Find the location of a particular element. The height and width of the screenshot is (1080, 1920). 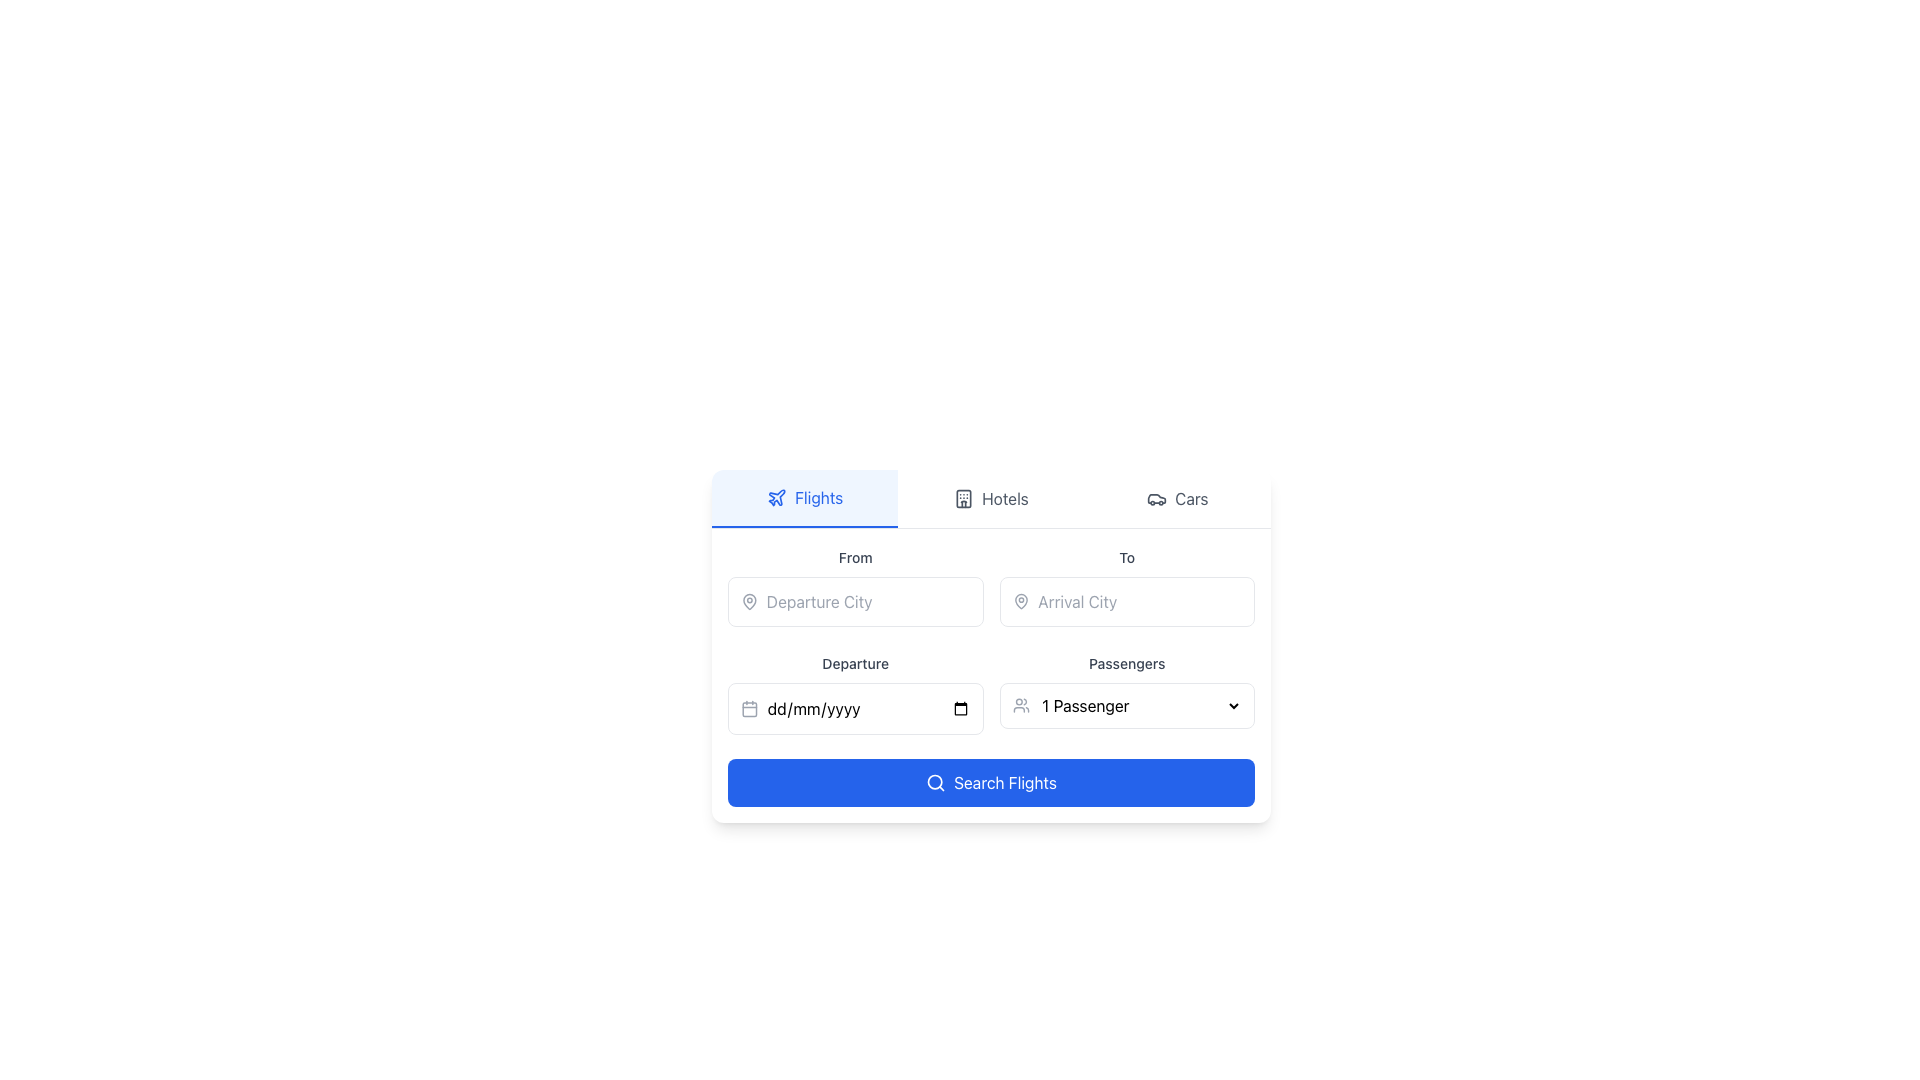

the 'Hotels' text label in the navigation bar, which is styled in gray and indicates an inactive status, located centrally between 'Flights' and 'Cars' is located at coordinates (1005, 497).